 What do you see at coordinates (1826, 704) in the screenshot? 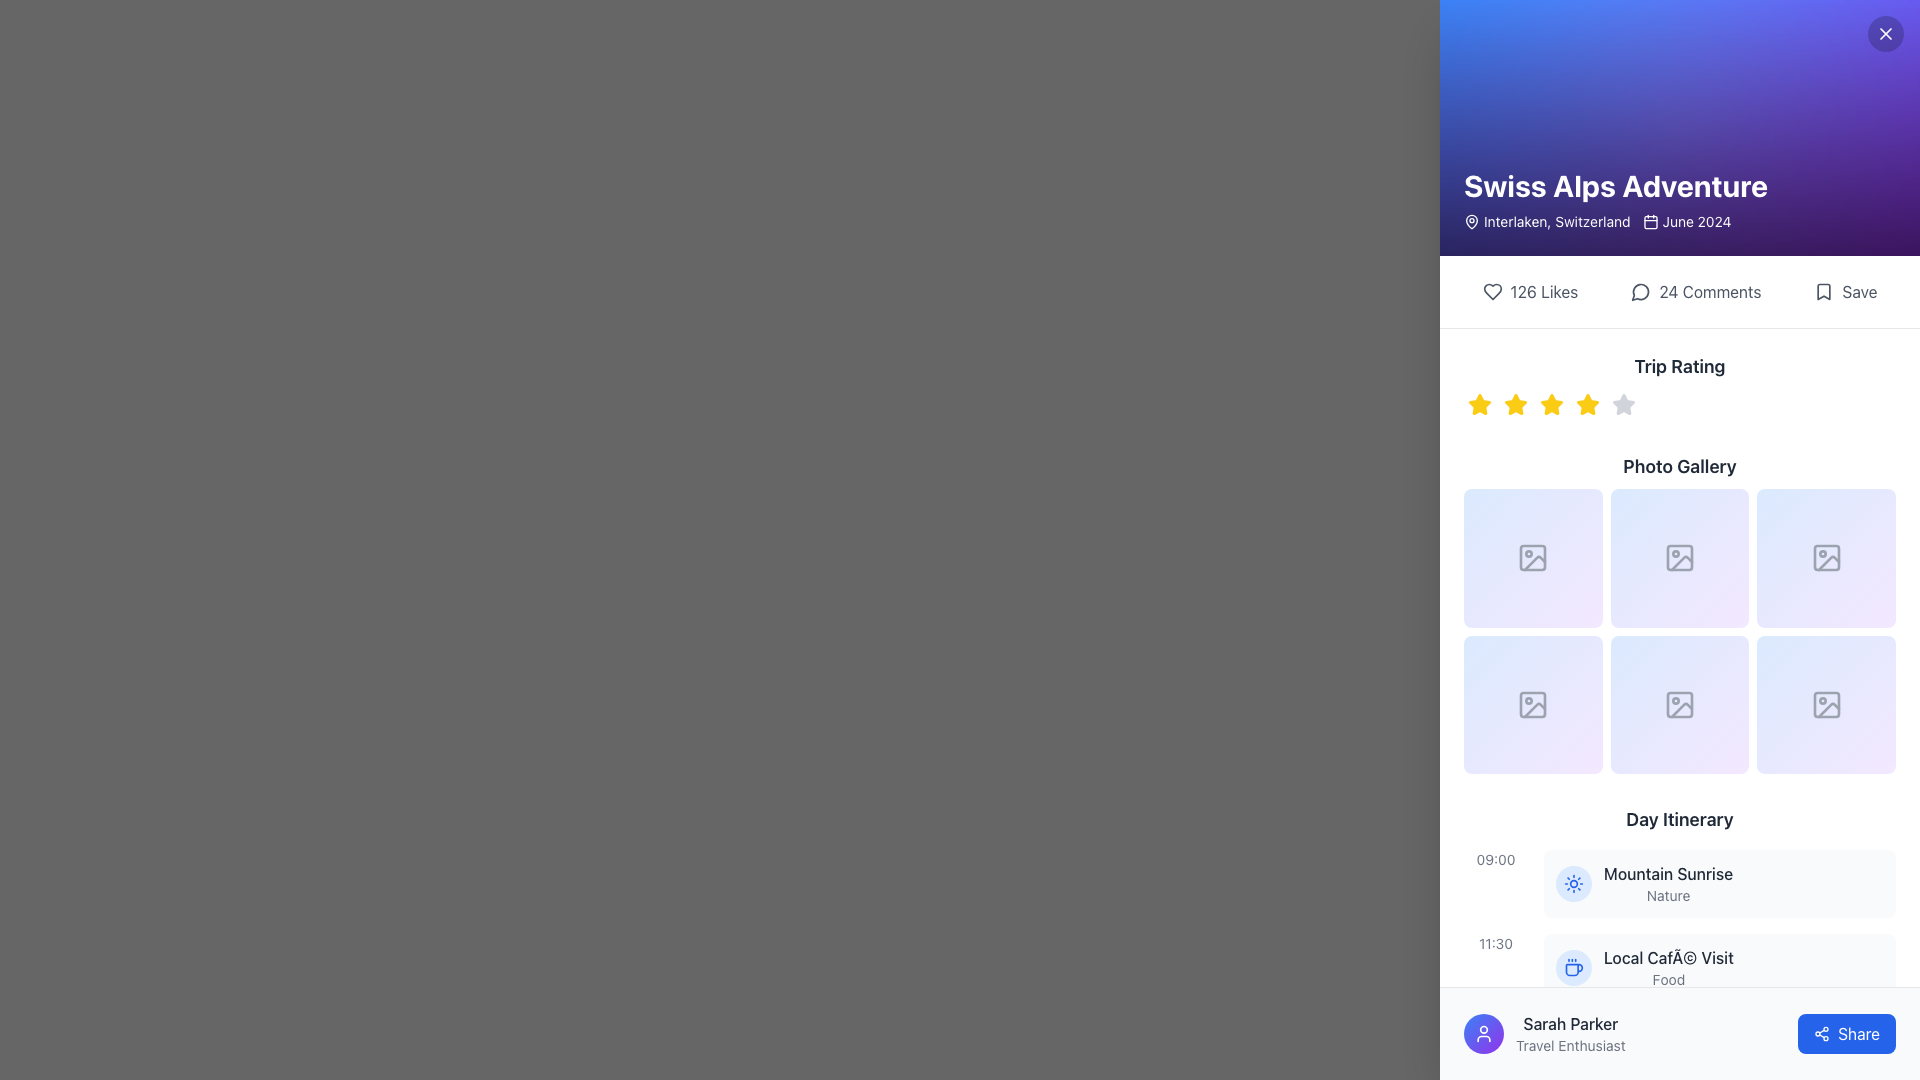
I see `the gray outlined photograph icon located in the second row, third column of the 'Photo Gallery' grid` at bounding box center [1826, 704].